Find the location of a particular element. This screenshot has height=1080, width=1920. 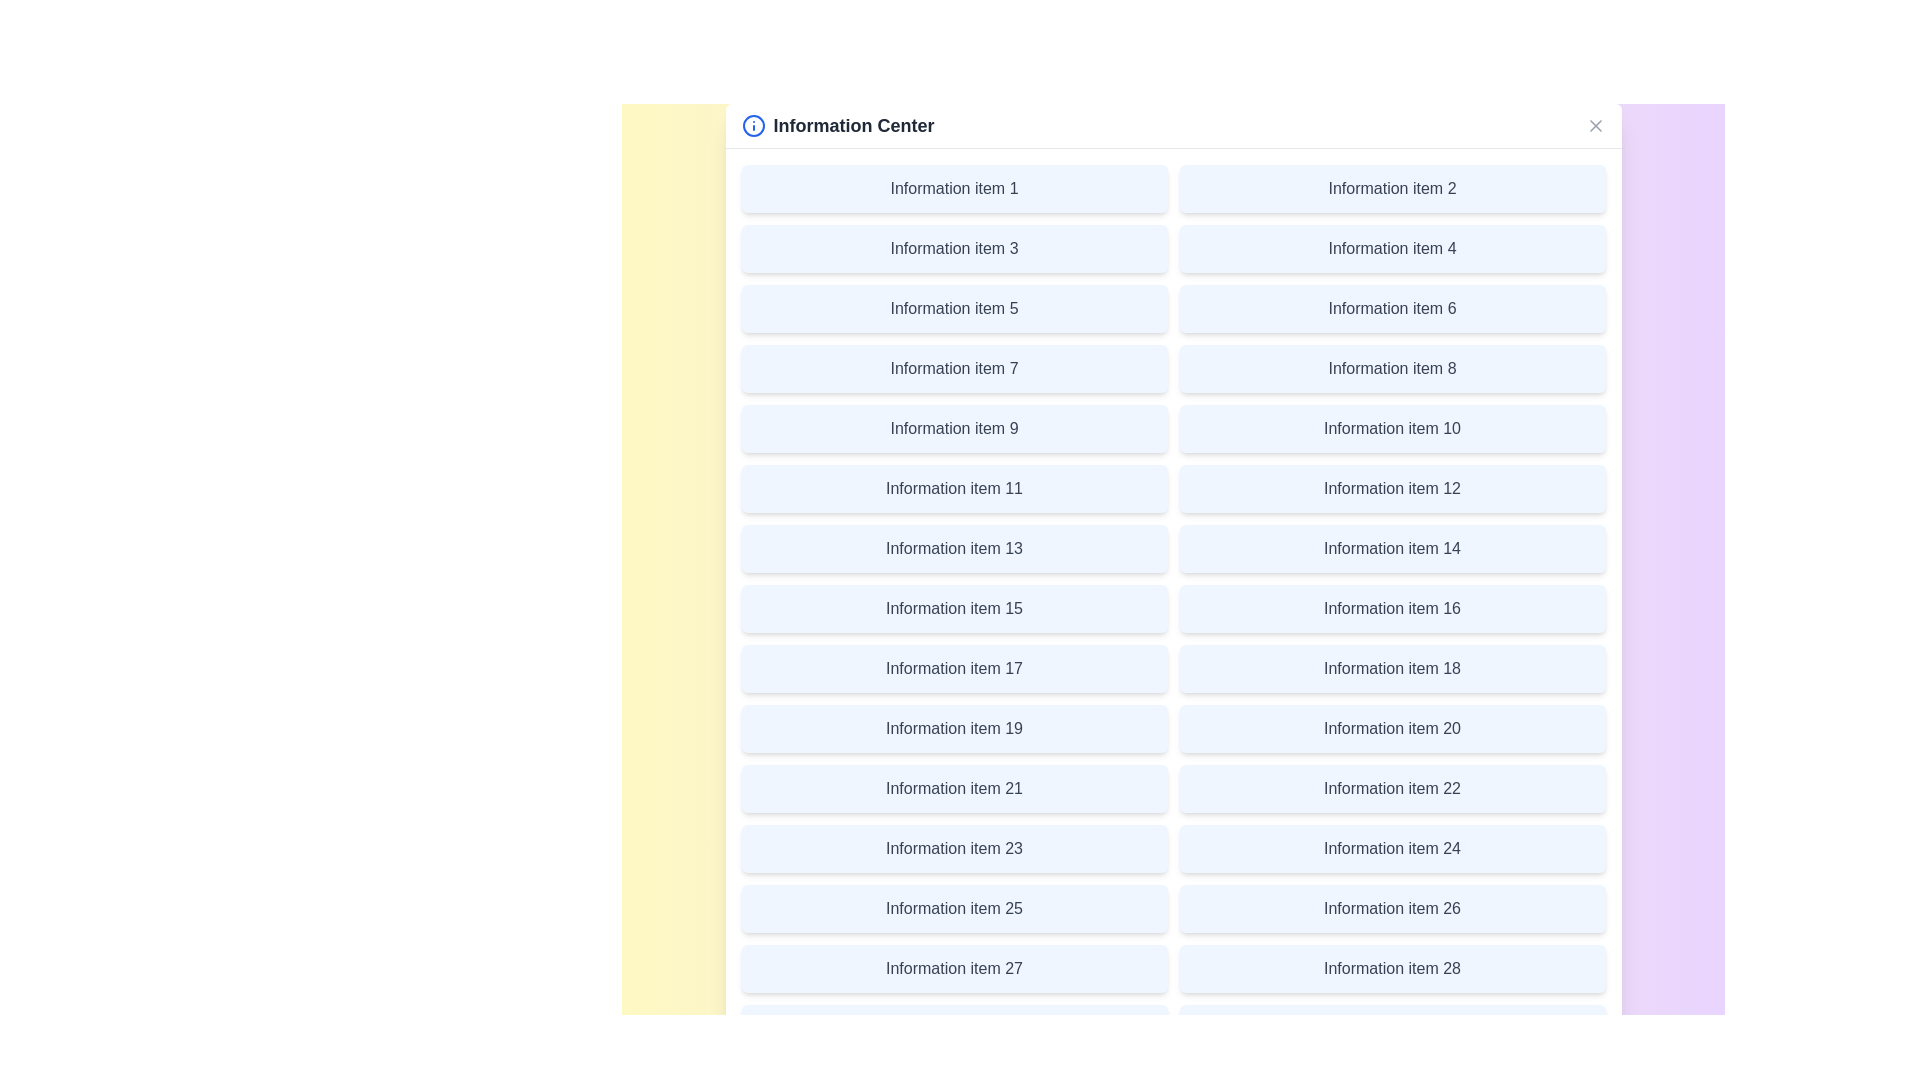

the close button (X) to close the dialog is located at coordinates (1594, 126).